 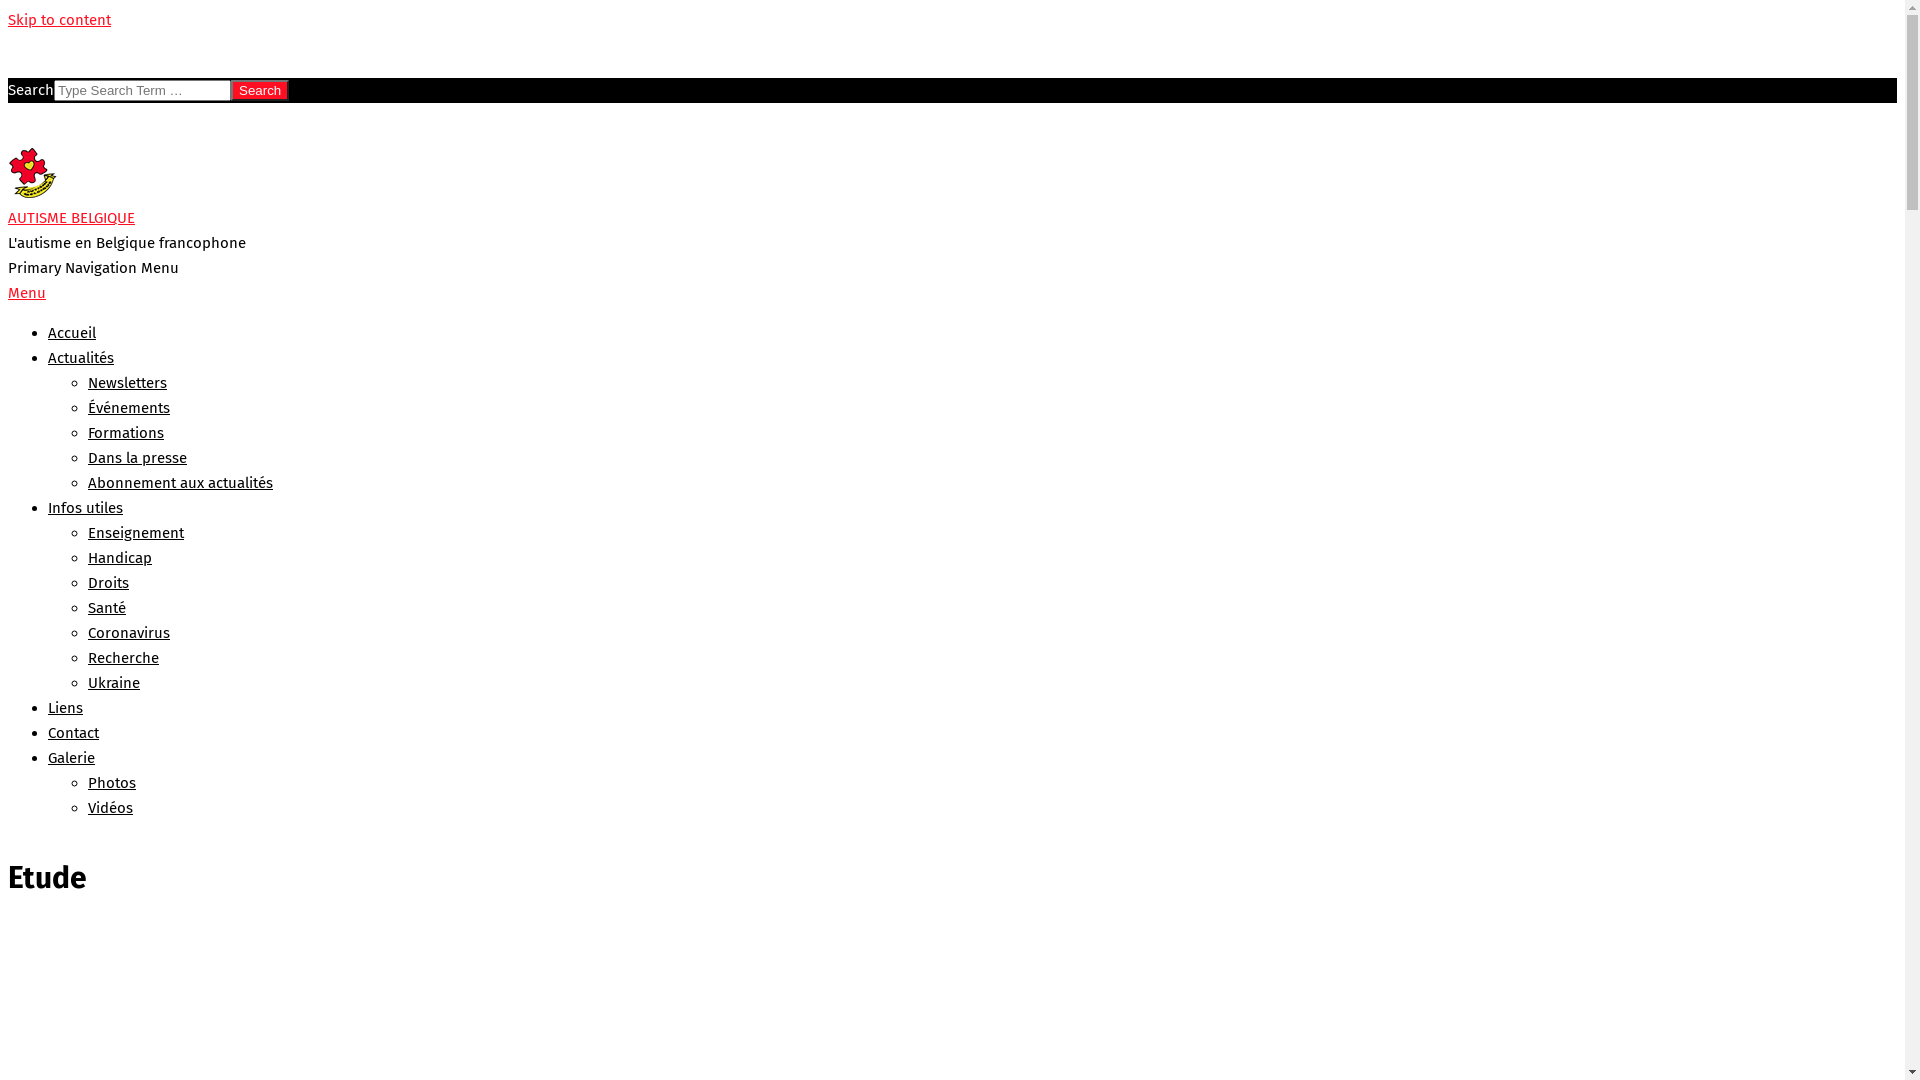 What do you see at coordinates (113, 681) in the screenshot?
I see `'Ukraine'` at bounding box center [113, 681].